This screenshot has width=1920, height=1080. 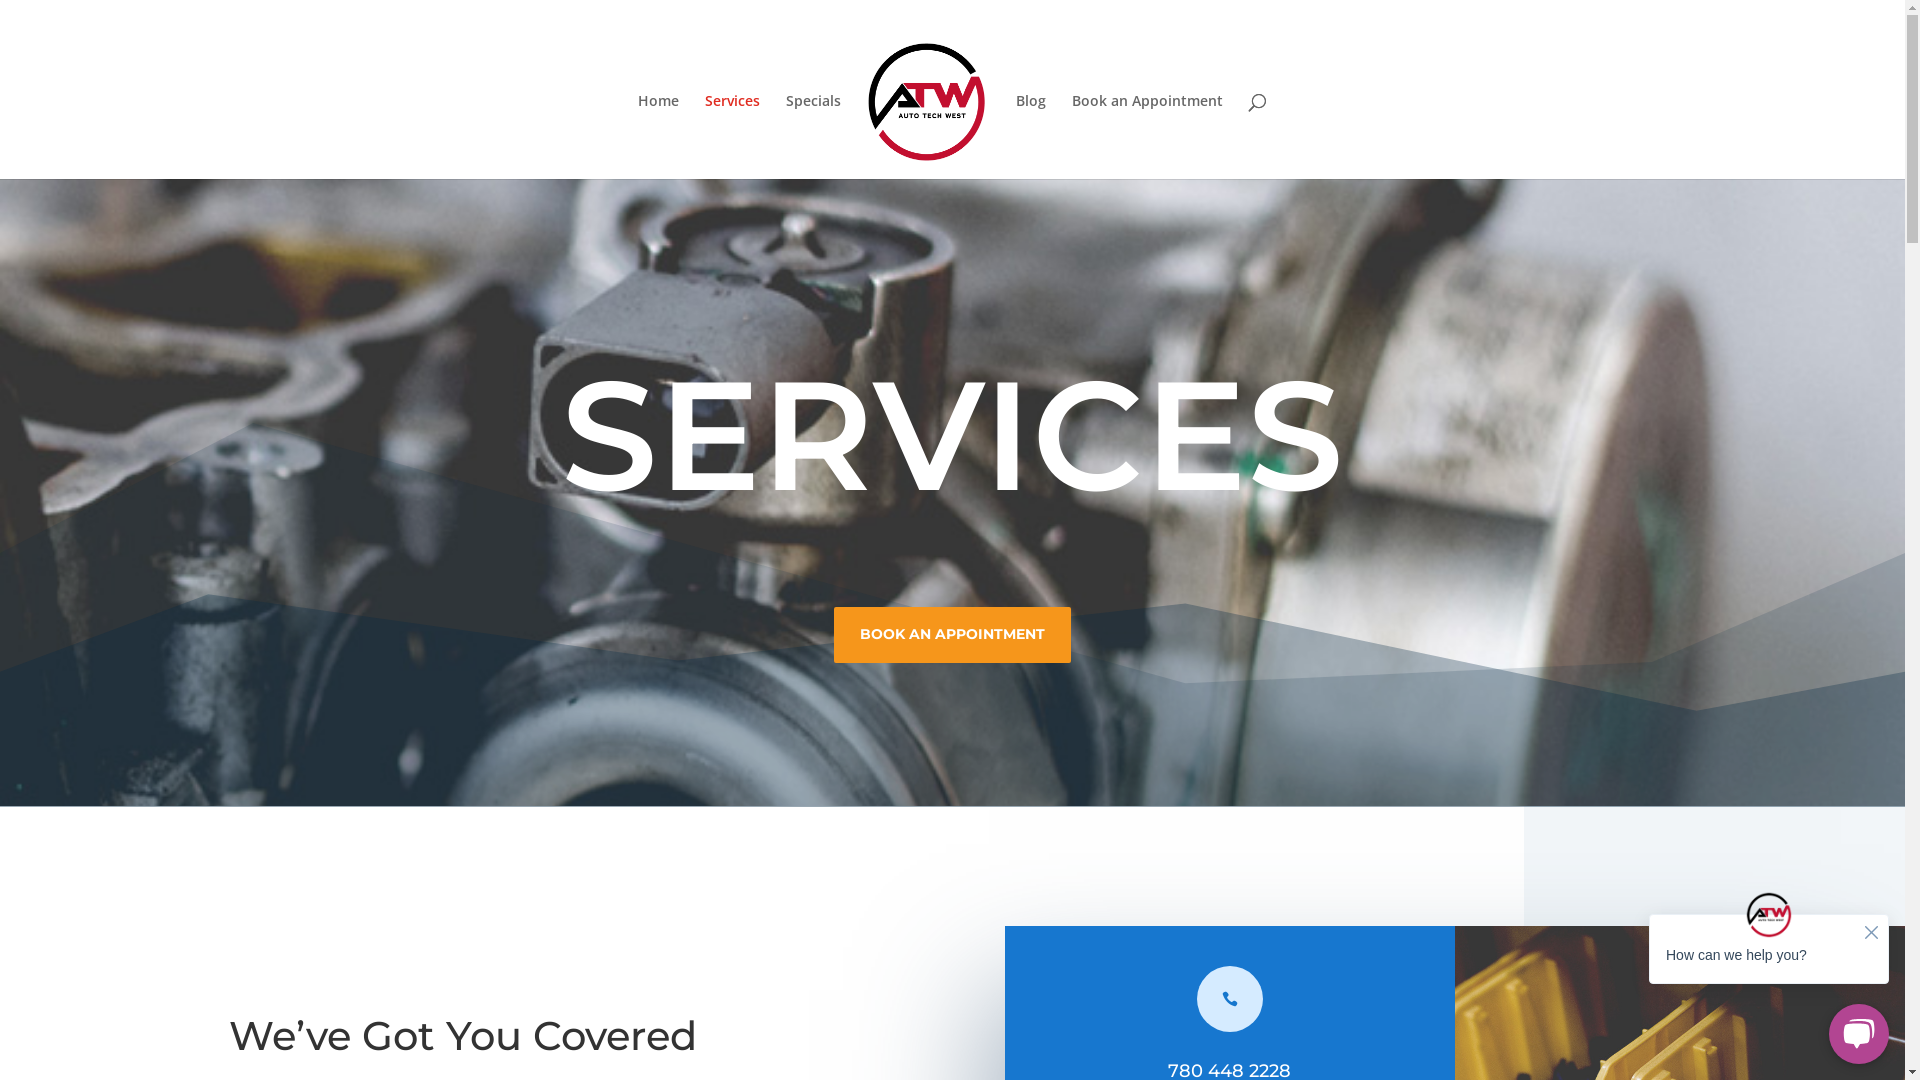 What do you see at coordinates (1016, 135) in the screenshot?
I see `'Blog'` at bounding box center [1016, 135].